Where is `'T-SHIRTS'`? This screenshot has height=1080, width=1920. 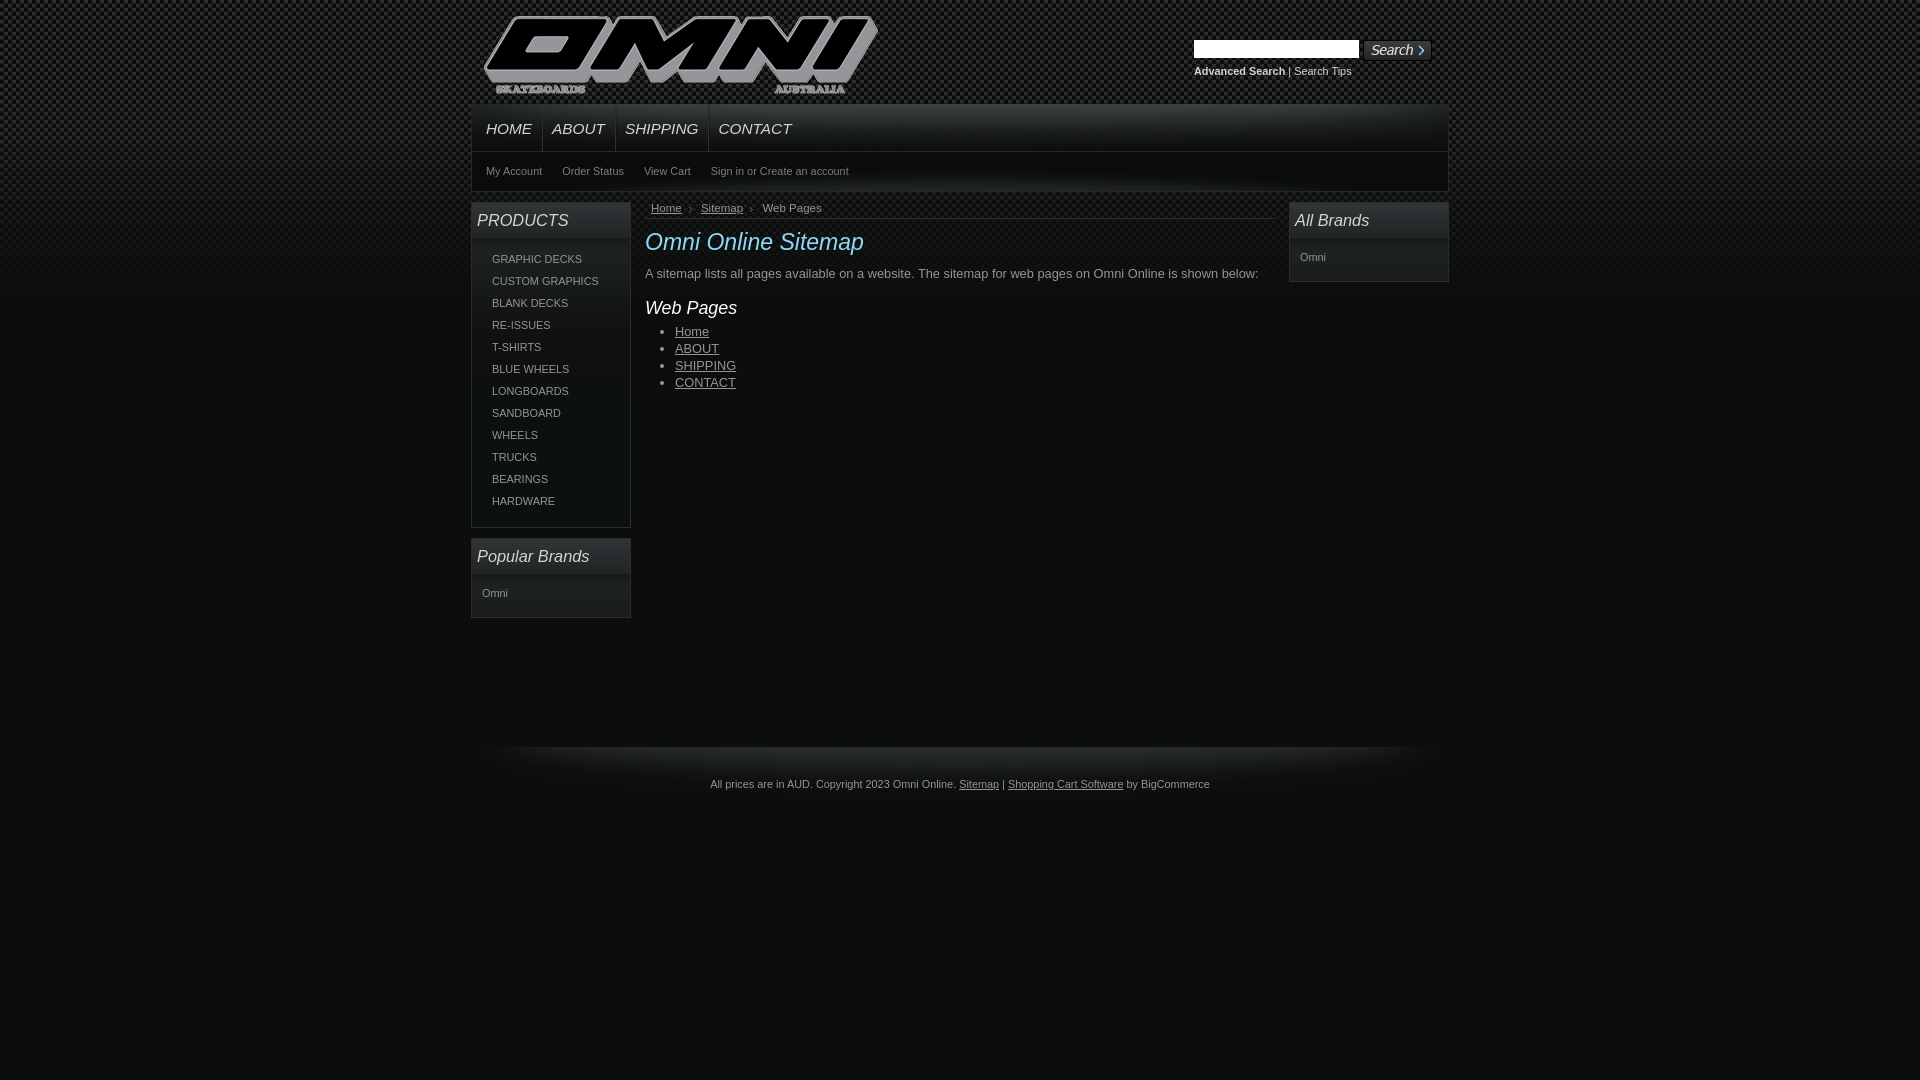 'T-SHIRTS' is located at coordinates (552, 346).